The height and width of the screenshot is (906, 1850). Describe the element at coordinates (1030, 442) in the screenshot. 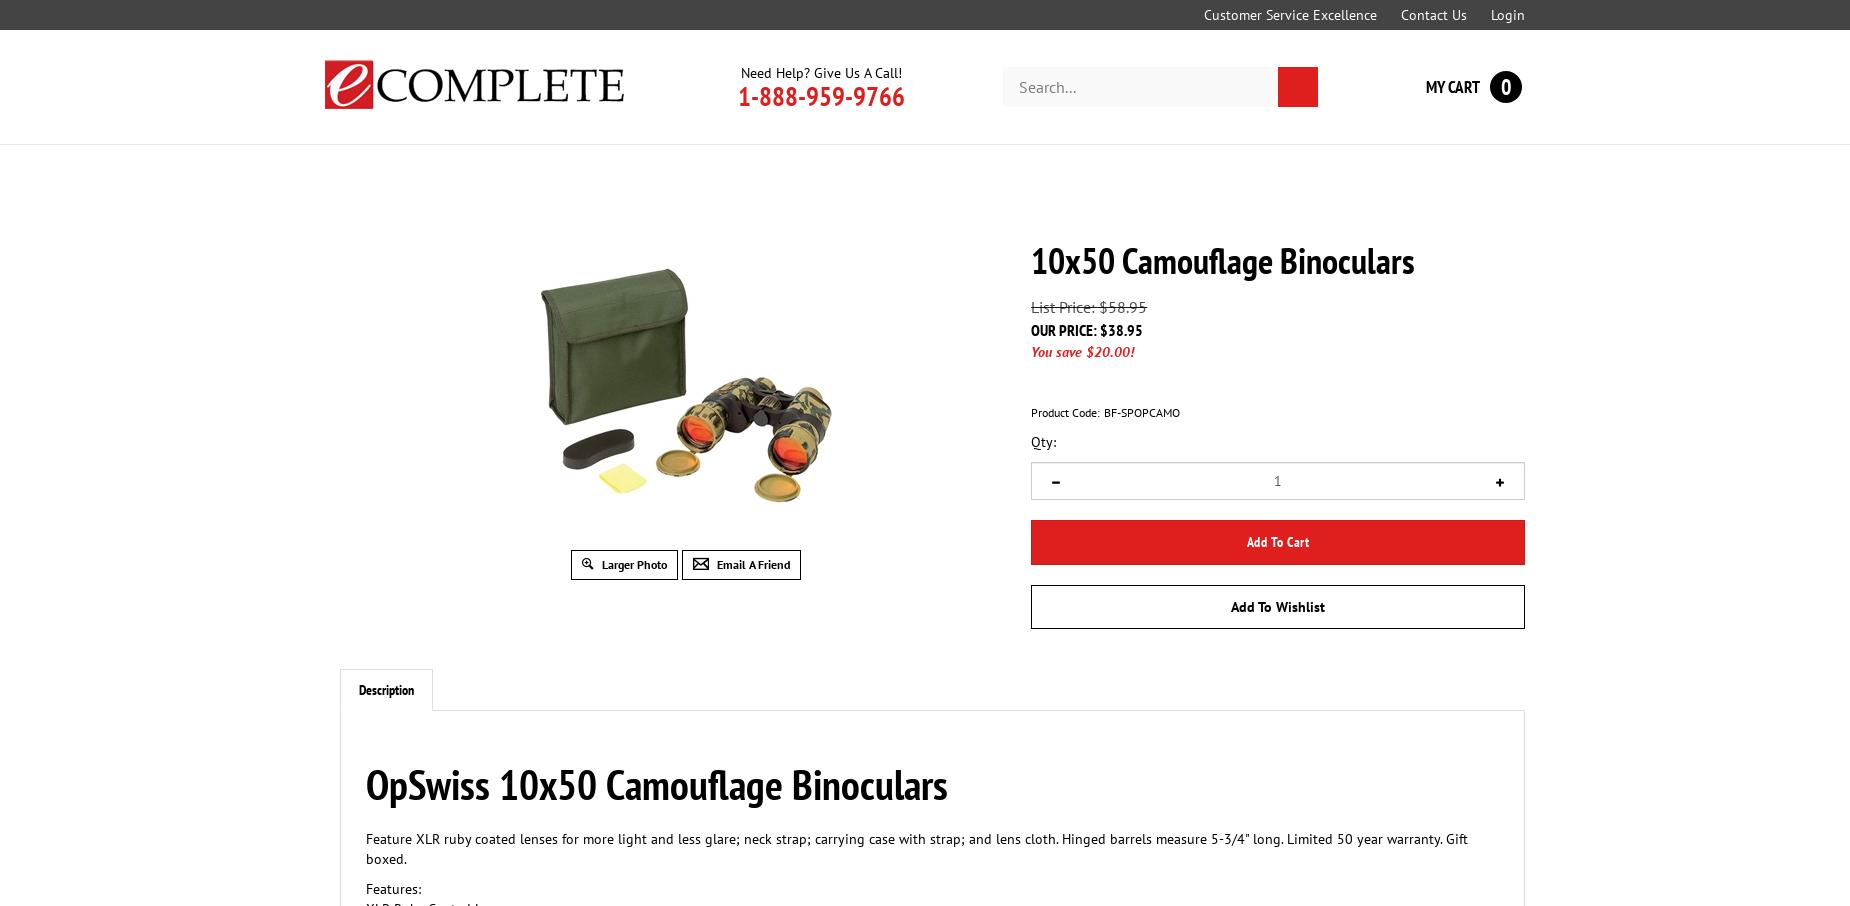

I see `'Qty:'` at that location.